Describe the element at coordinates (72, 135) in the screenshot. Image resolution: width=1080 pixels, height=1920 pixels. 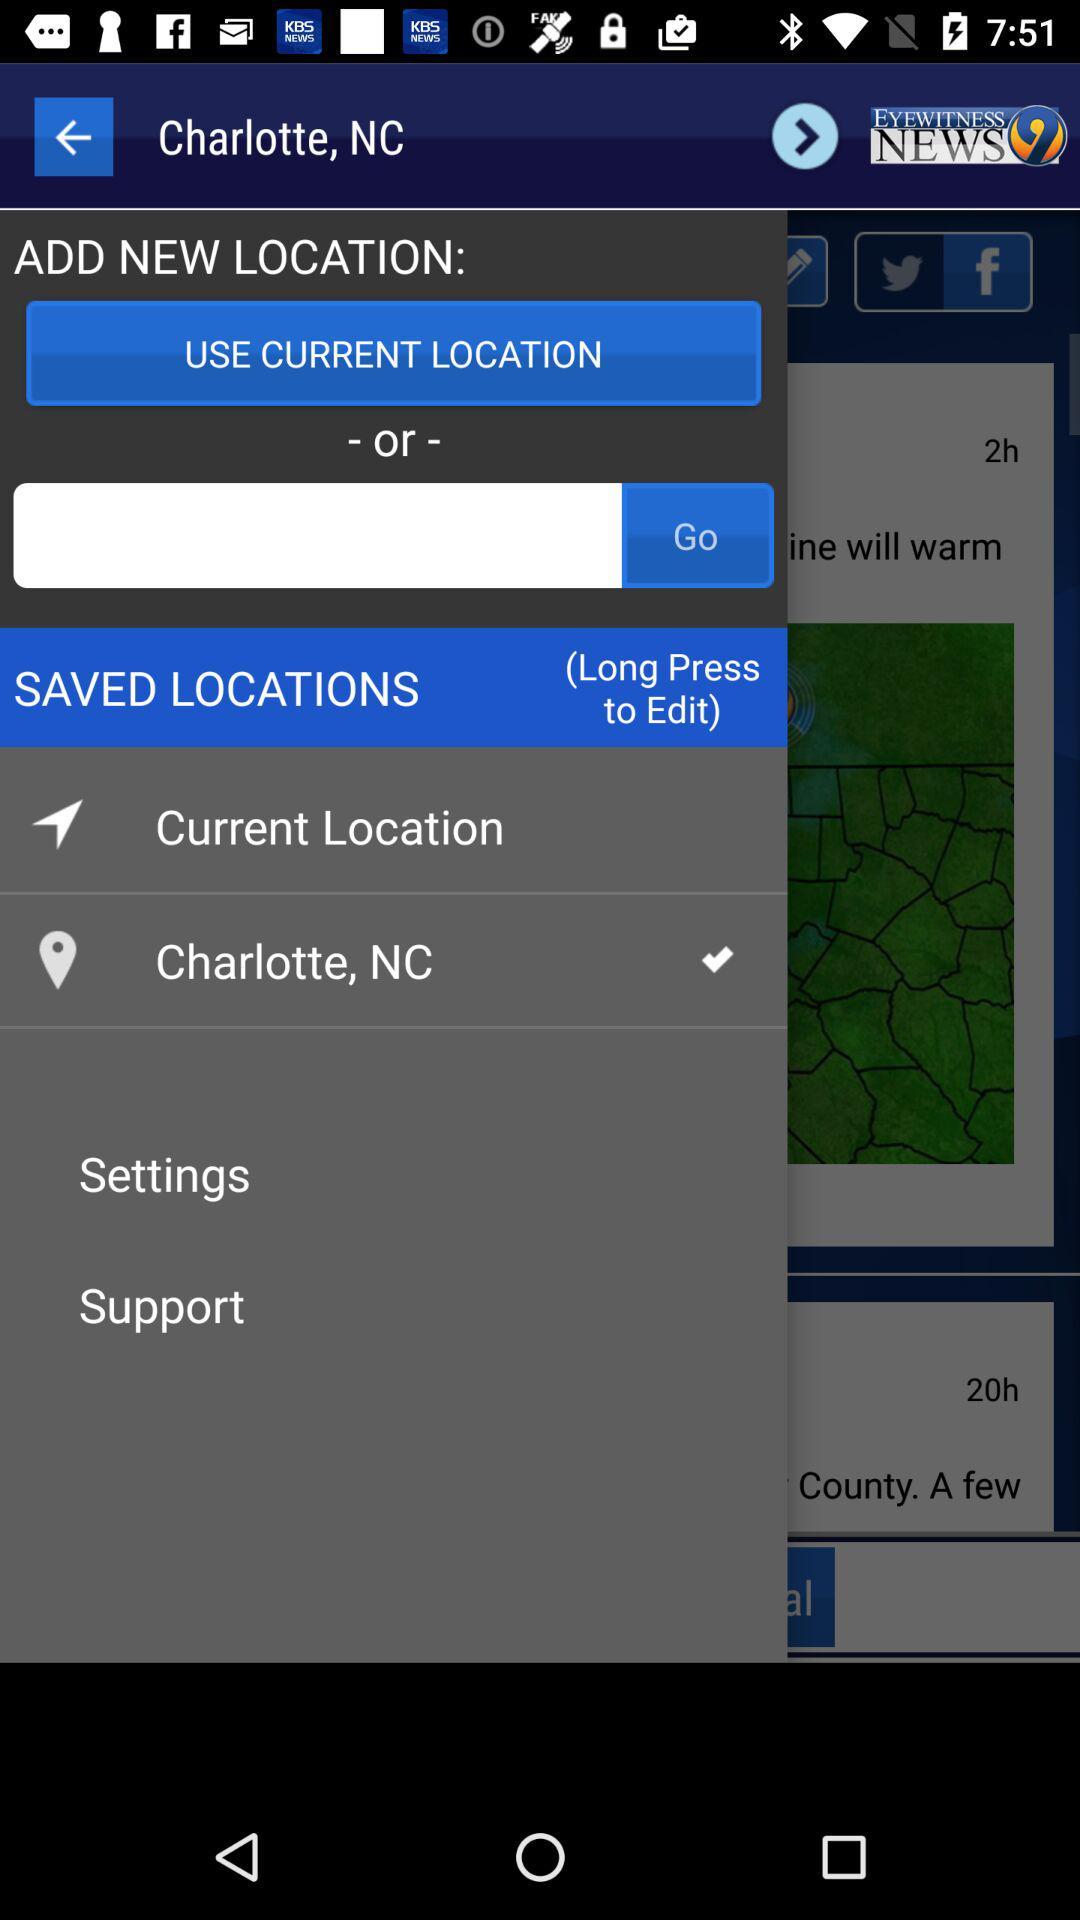
I see `the arrow_backward icon` at that location.